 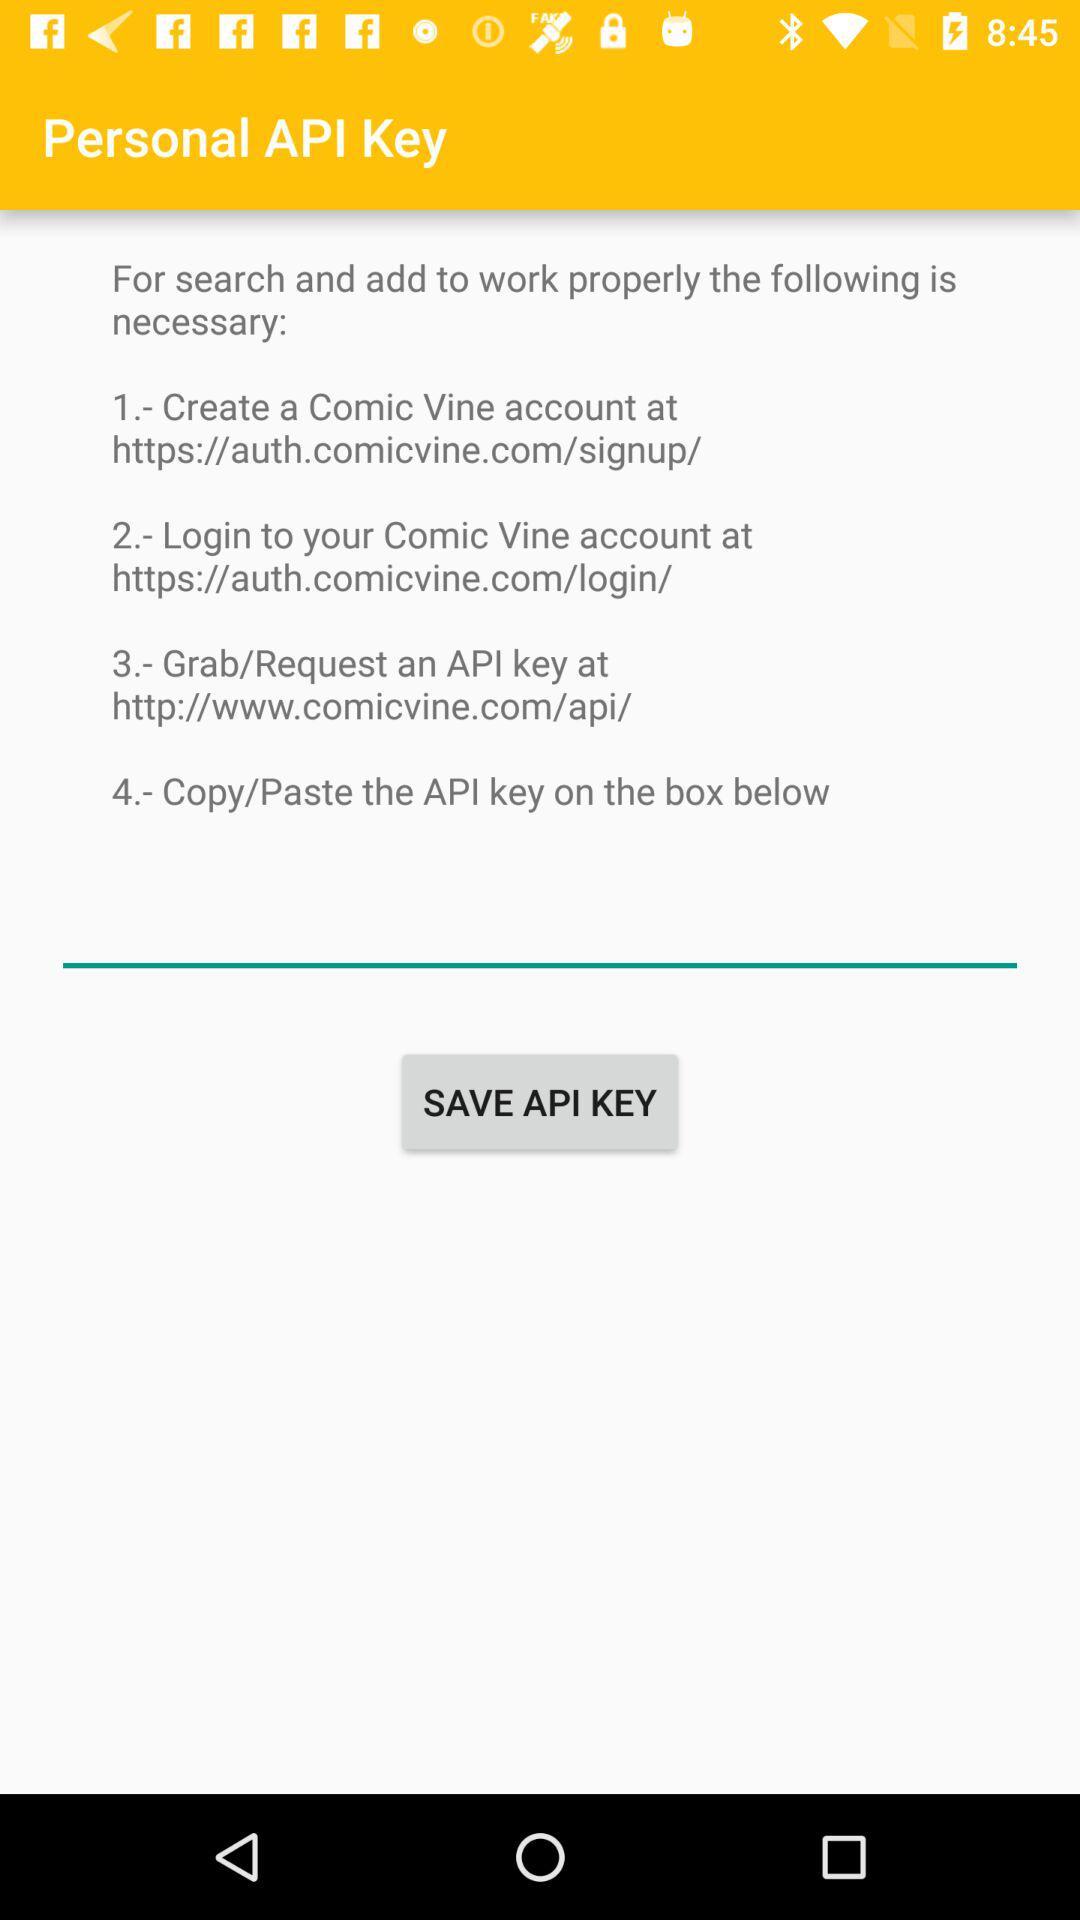 What do you see at coordinates (540, 925) in the screenshot?
I see `api key` at bounding box center [540, 925].